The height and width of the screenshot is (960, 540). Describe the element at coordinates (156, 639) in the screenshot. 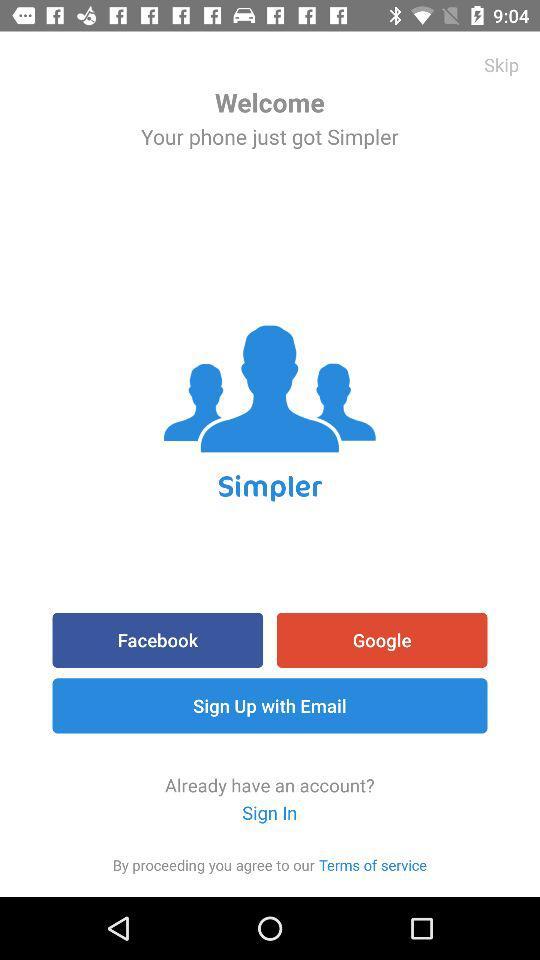

I see `the item above sign up with` at that location.